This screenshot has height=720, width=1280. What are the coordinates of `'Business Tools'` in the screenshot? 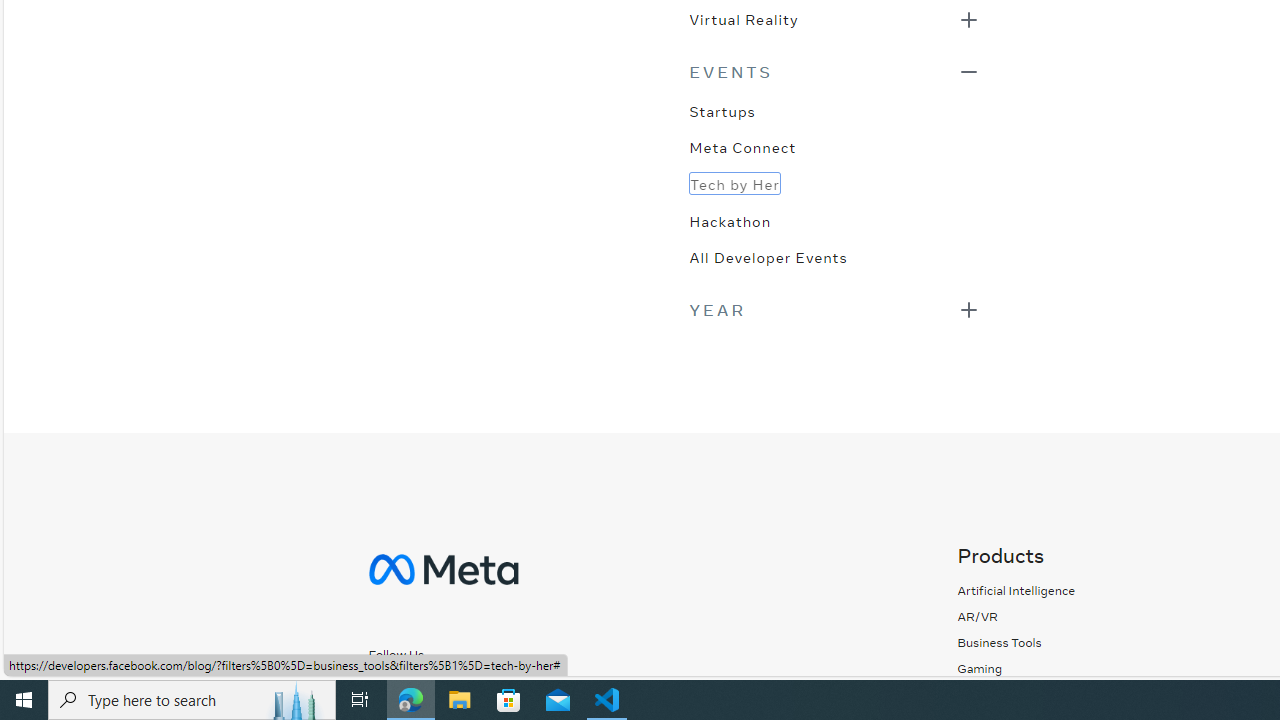 It's located at (1016, 642).